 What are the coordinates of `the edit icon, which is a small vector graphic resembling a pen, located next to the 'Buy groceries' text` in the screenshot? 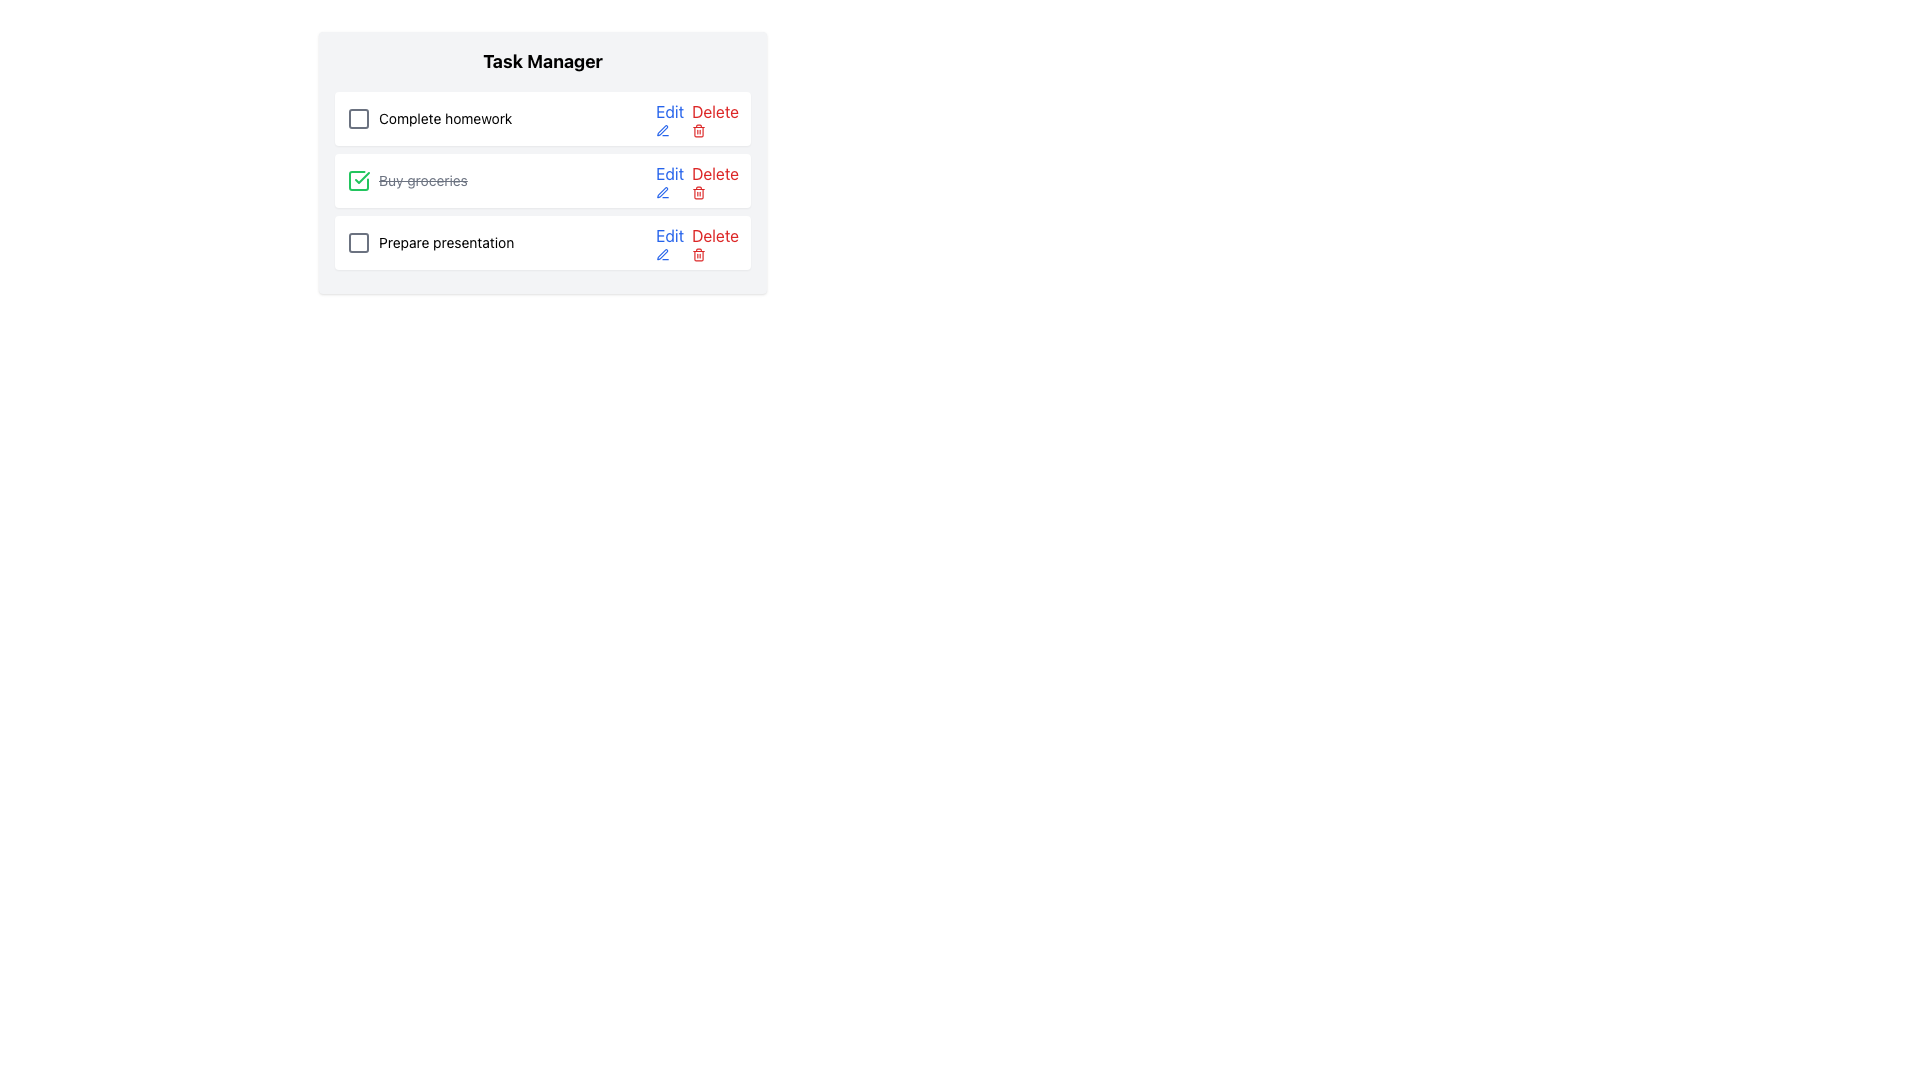 It's located at (662, 253).